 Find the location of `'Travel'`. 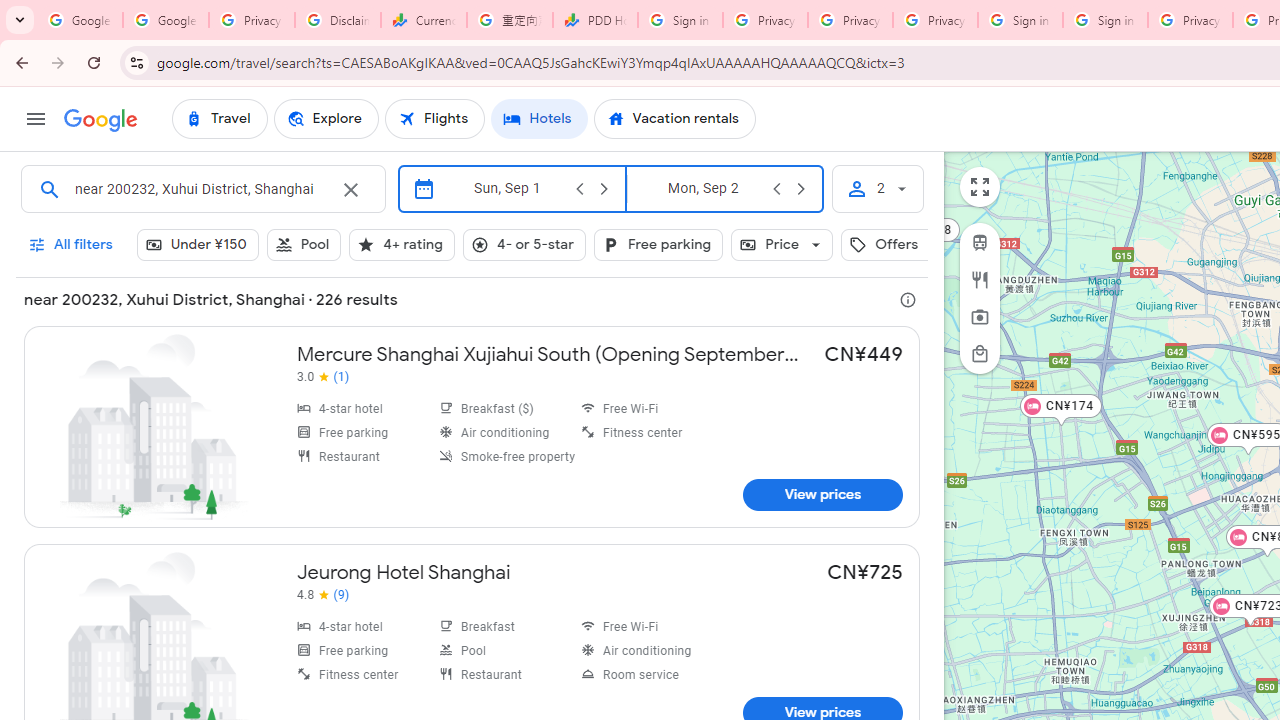

'Travel' is located at coordinates (219, 119).